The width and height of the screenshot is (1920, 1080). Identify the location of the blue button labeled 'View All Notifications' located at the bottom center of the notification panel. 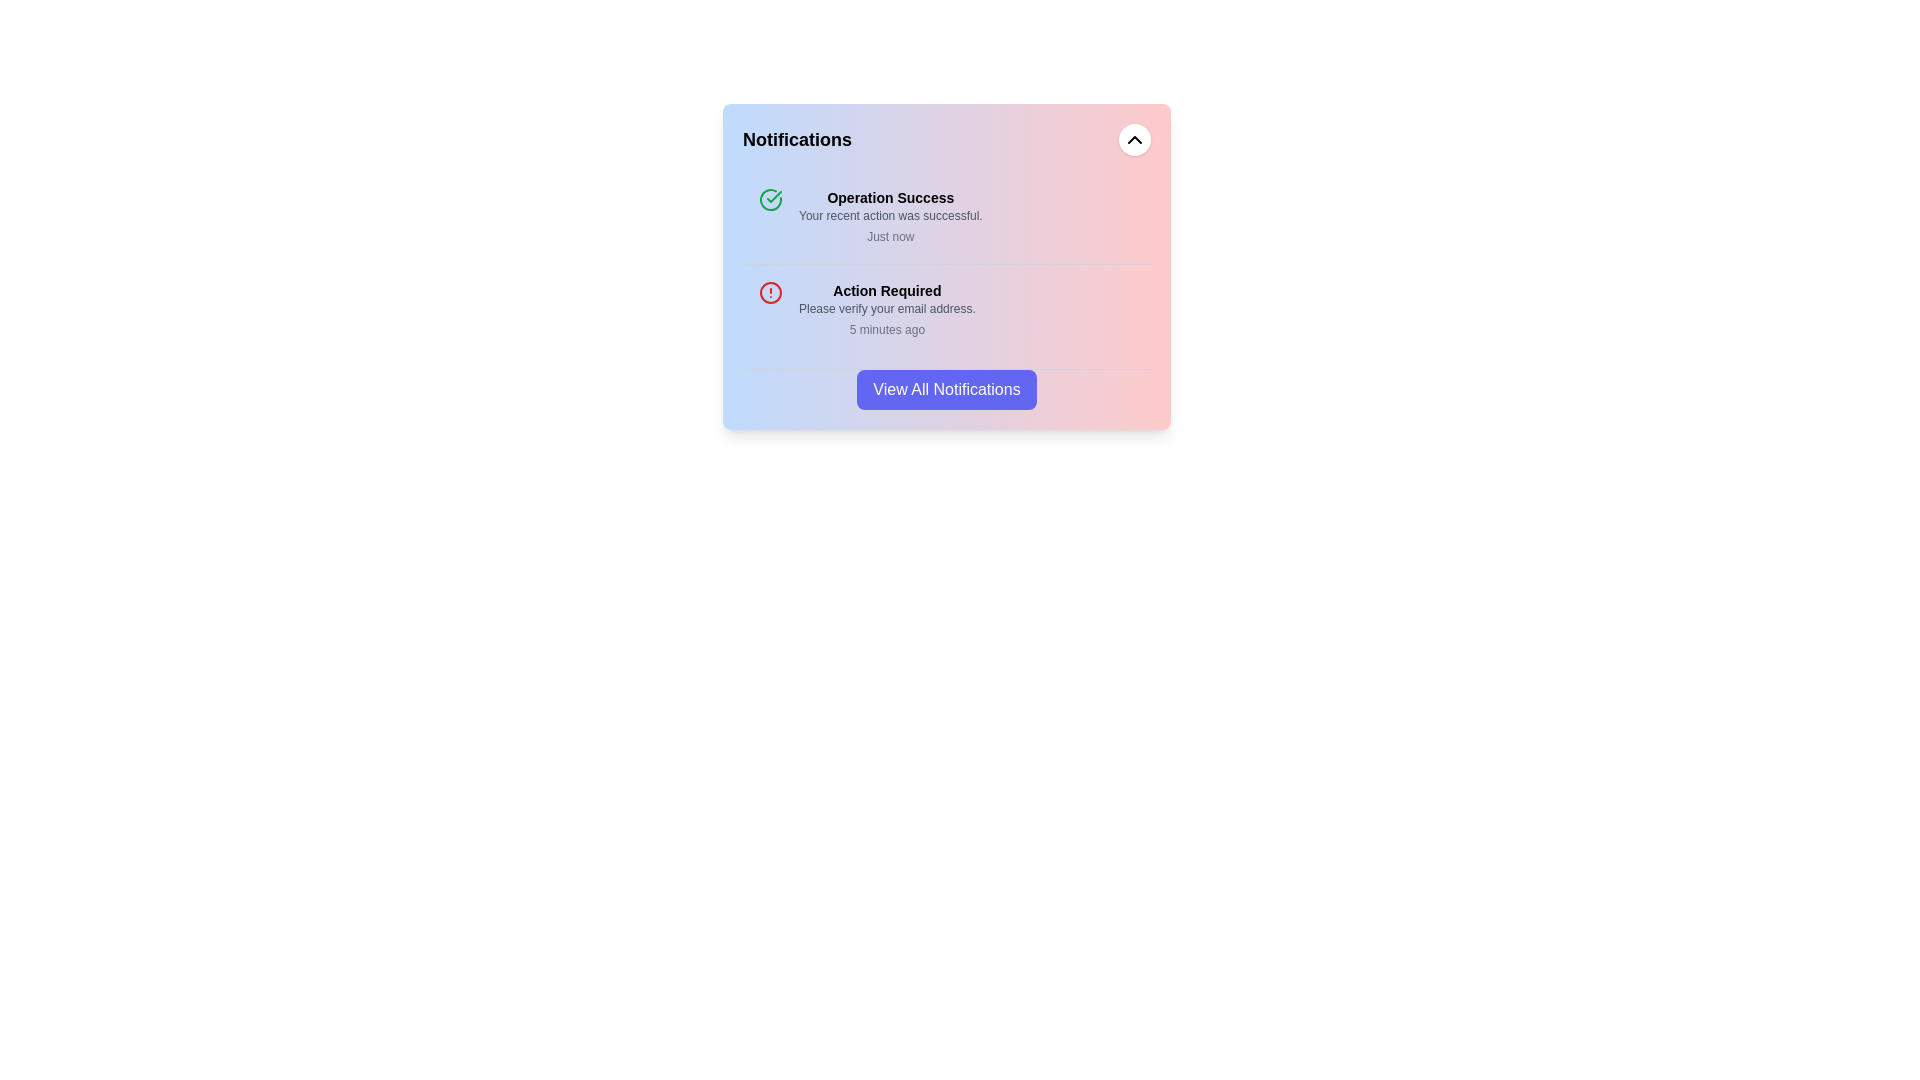
(945, 389).